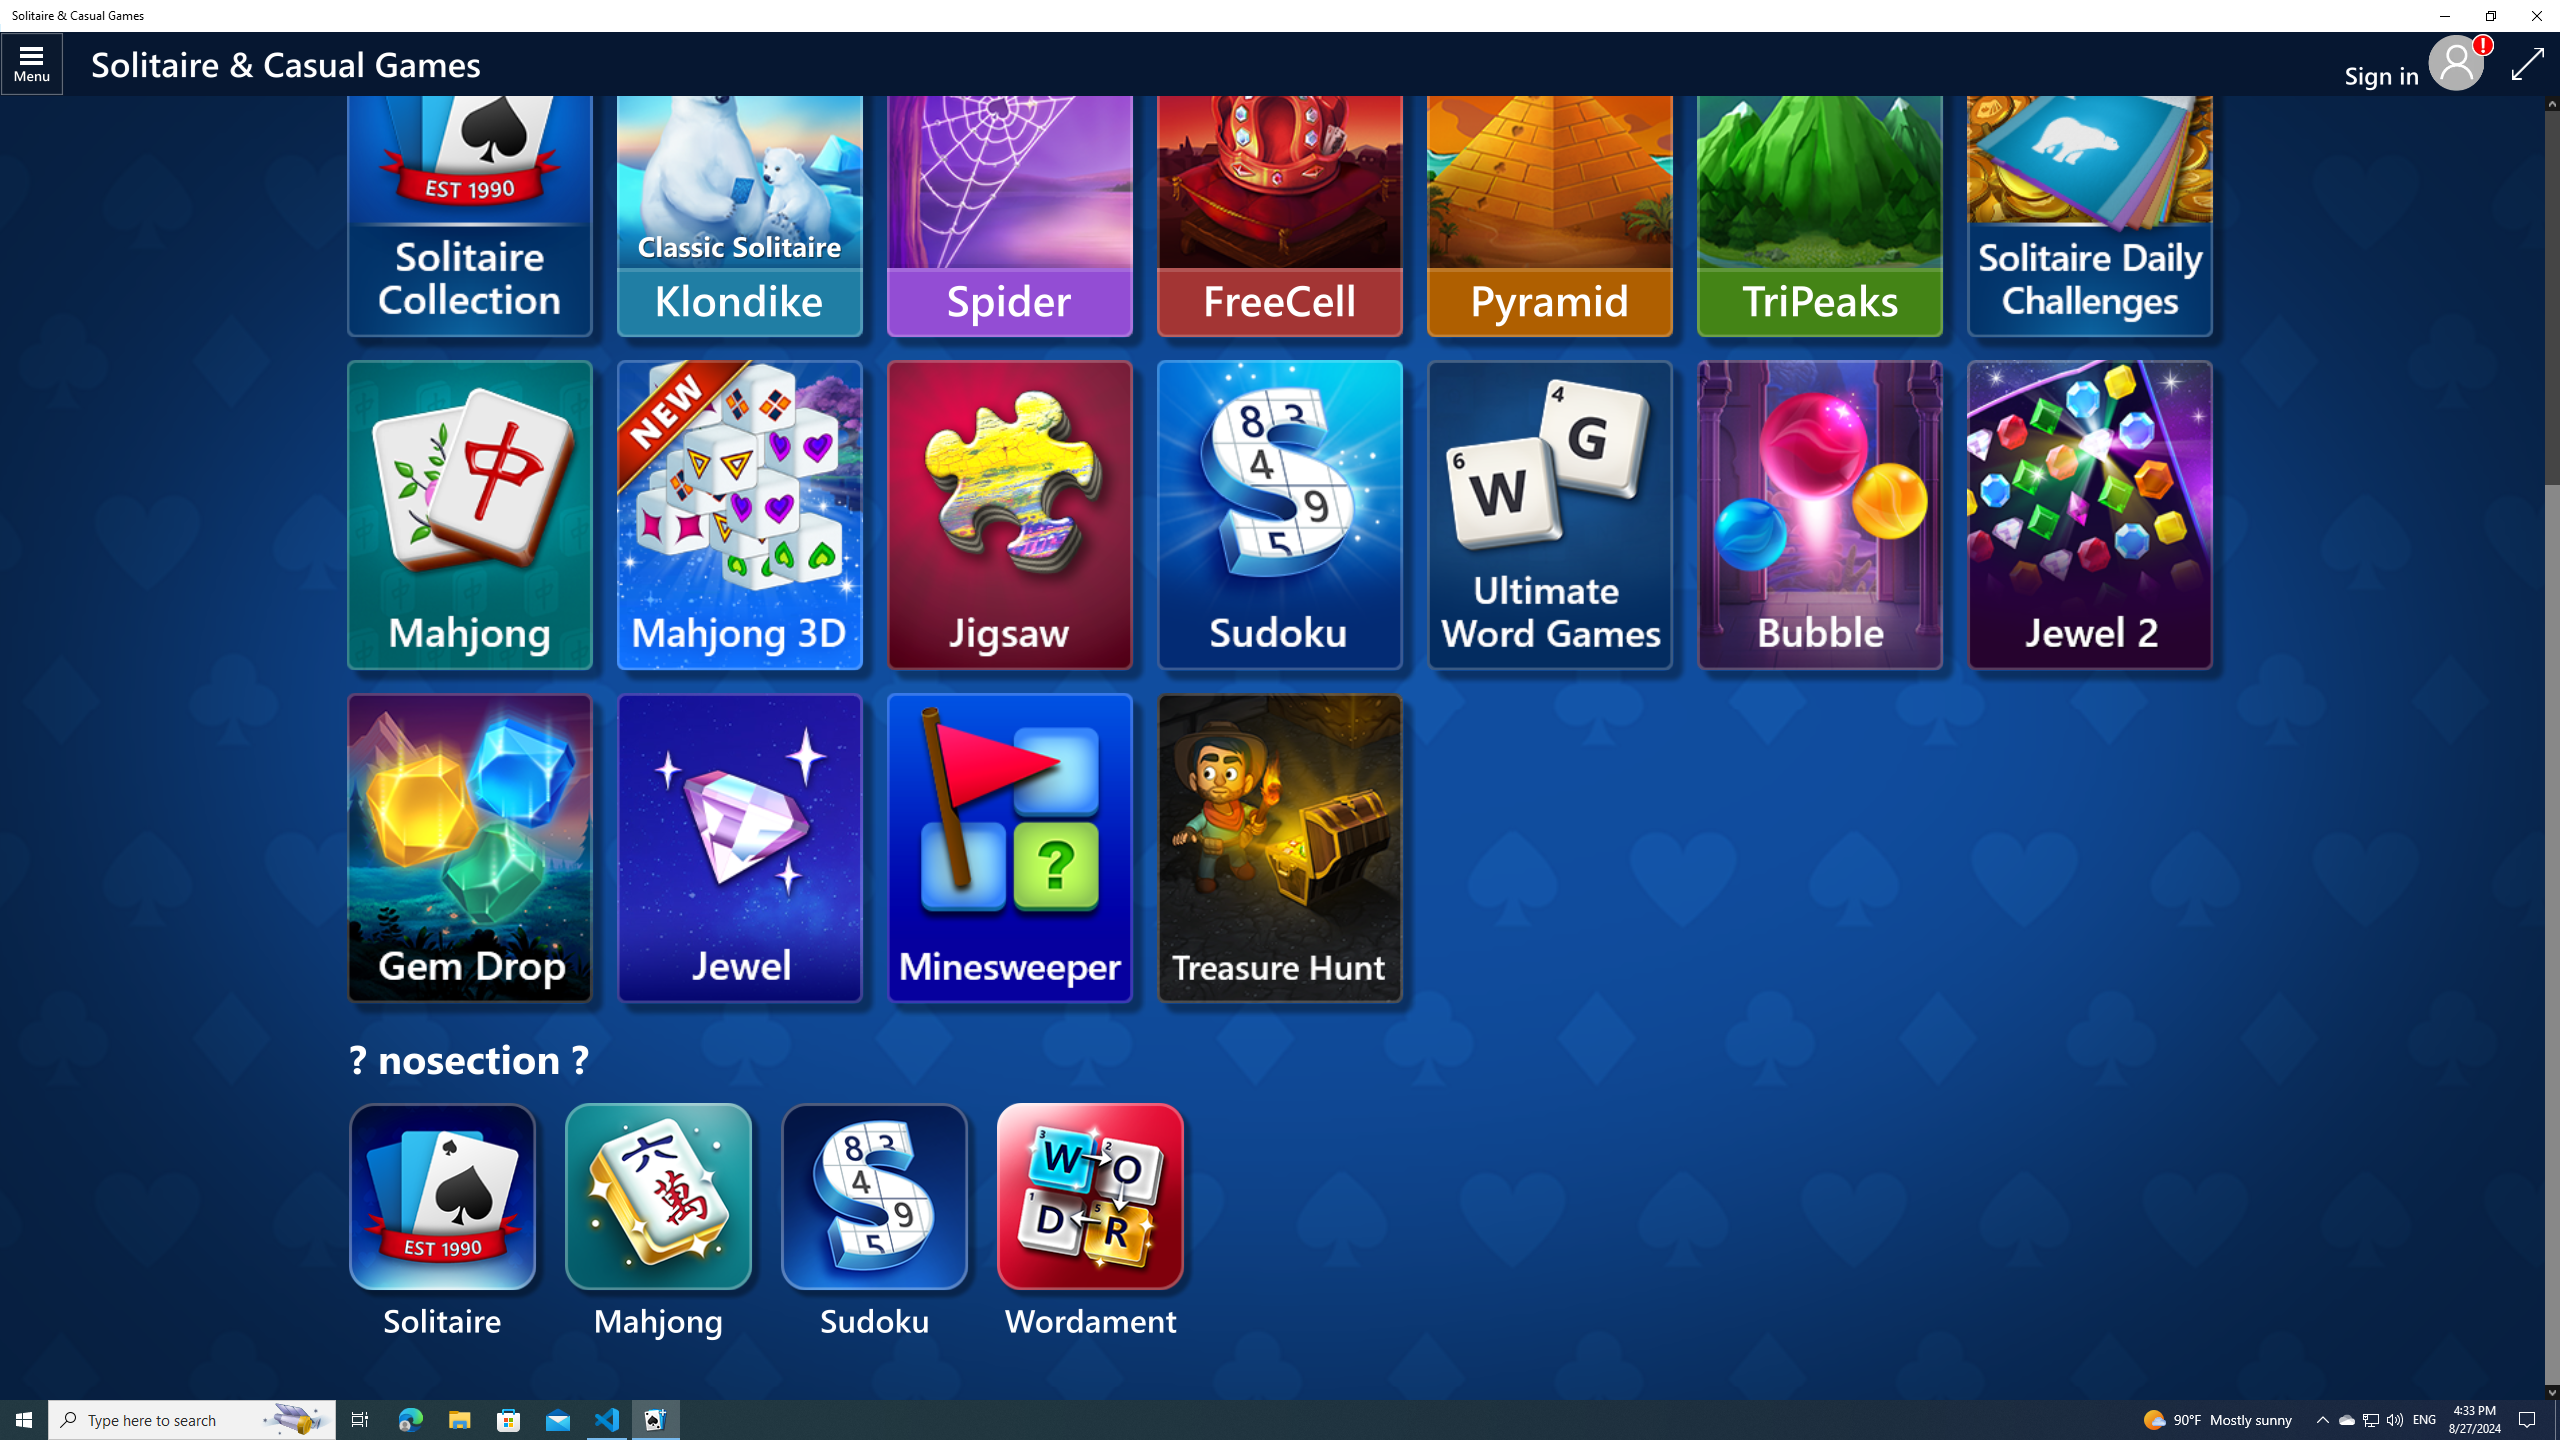  What do you see at coordinates (2443, 15) in the screenshot?
I see `'Minimize Solitaire & Casual Games'` at bounding box center [2443, 15].